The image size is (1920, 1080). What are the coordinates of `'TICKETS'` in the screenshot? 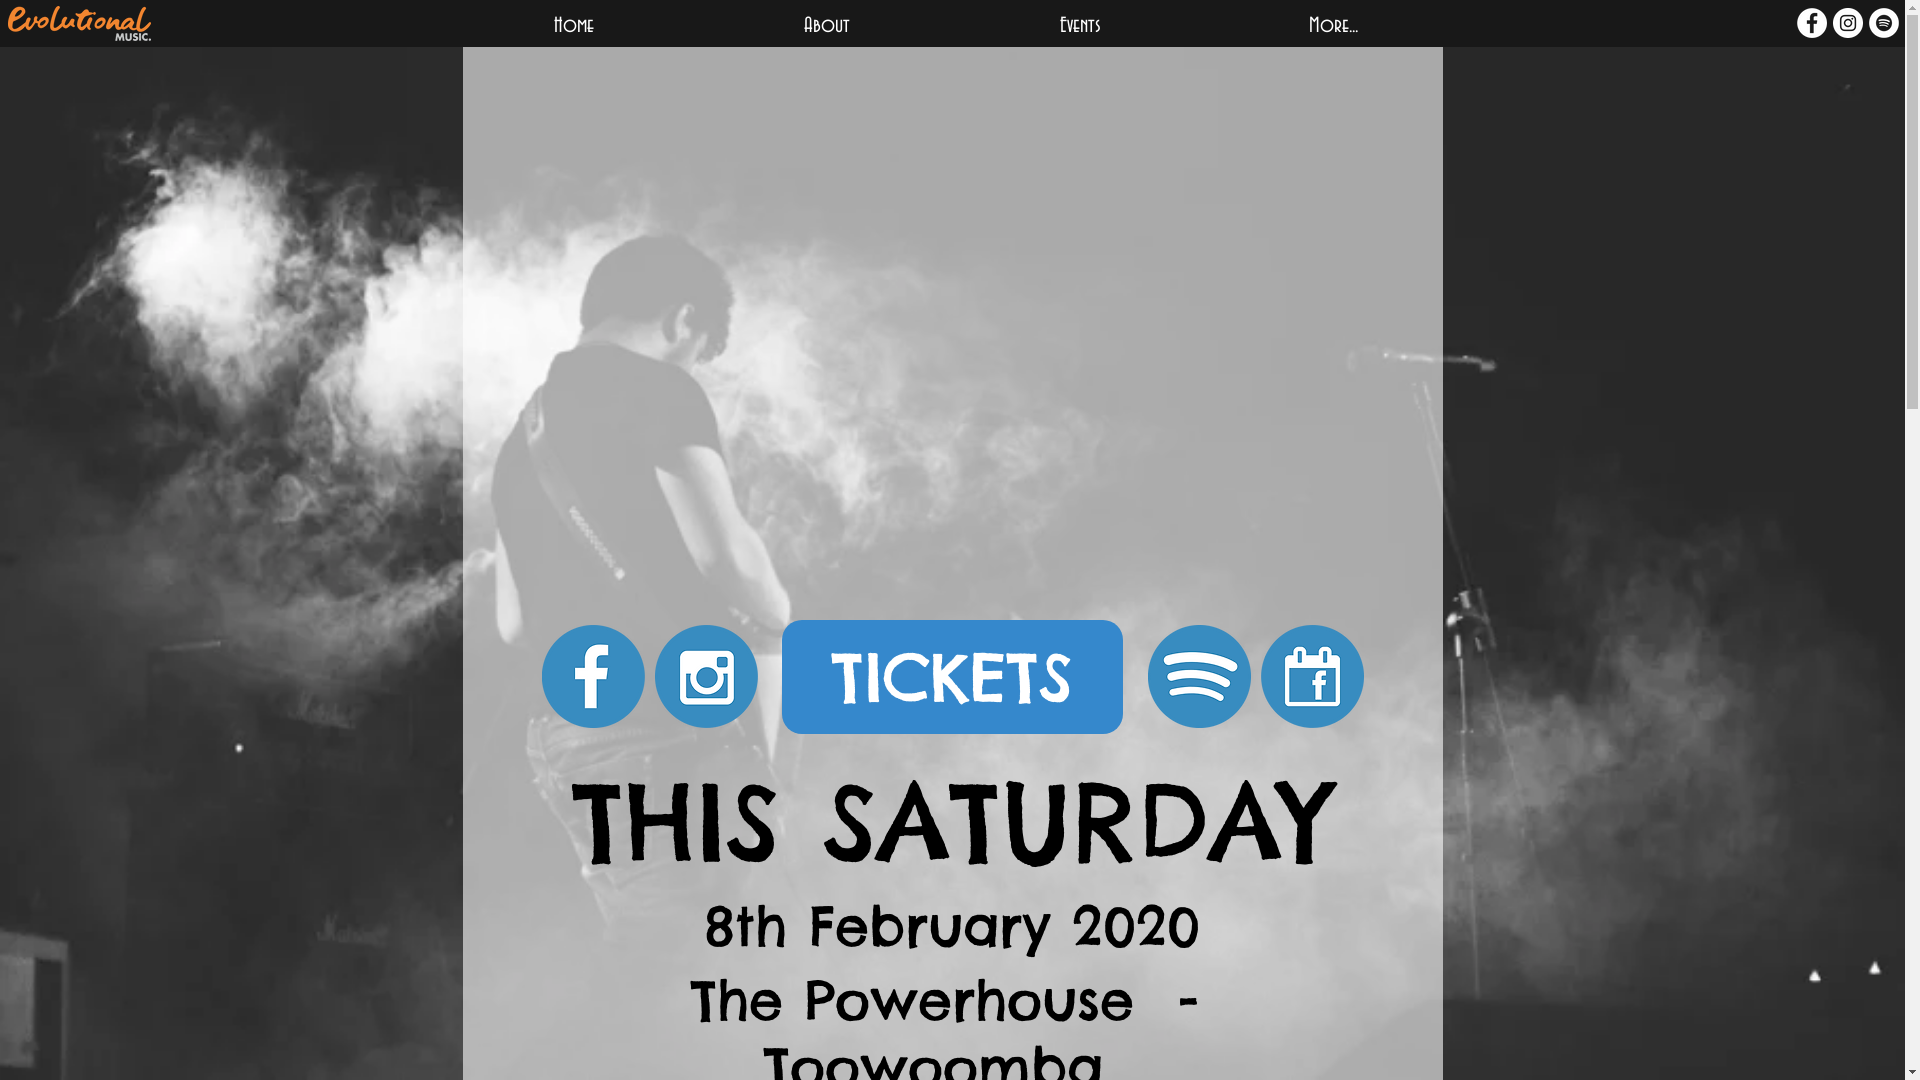 It's located at (951, 676).